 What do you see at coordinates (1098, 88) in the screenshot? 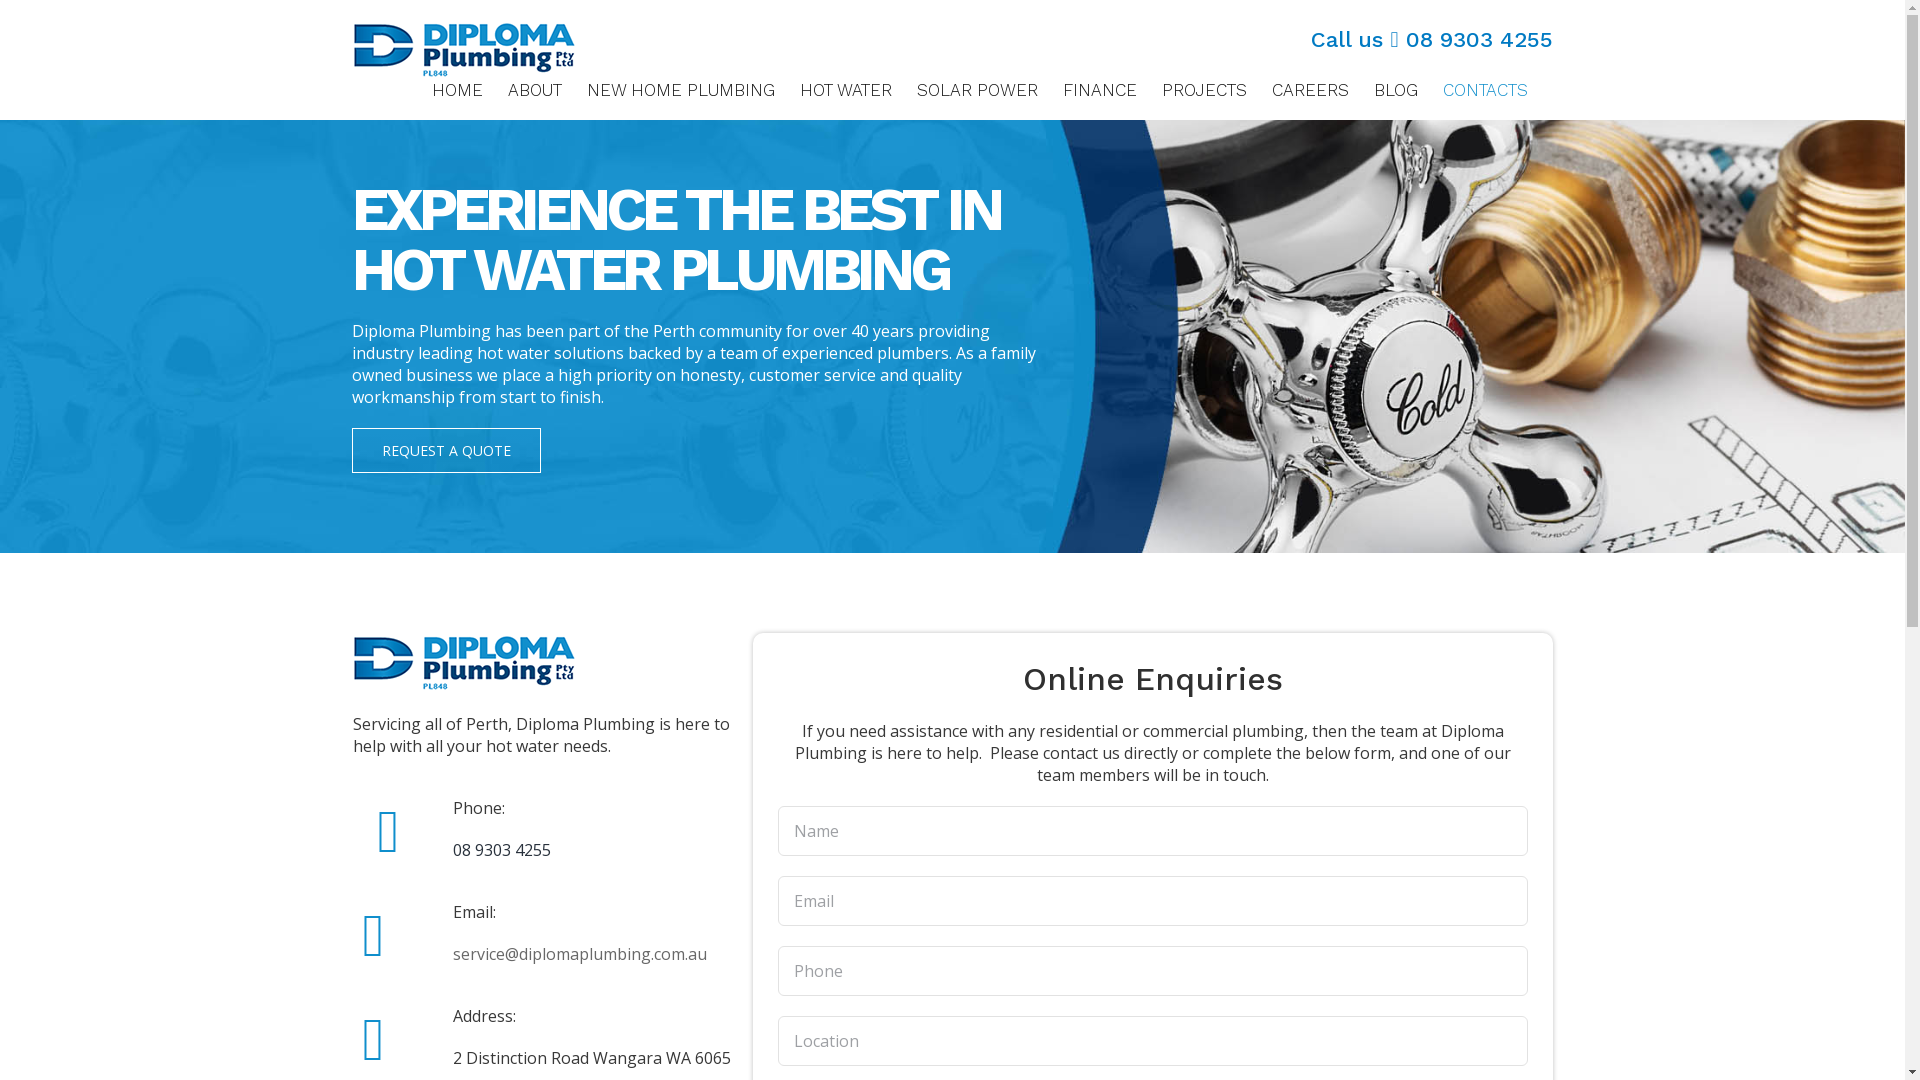
I see `'FINANCE'` at bounding box center [1098, 88].